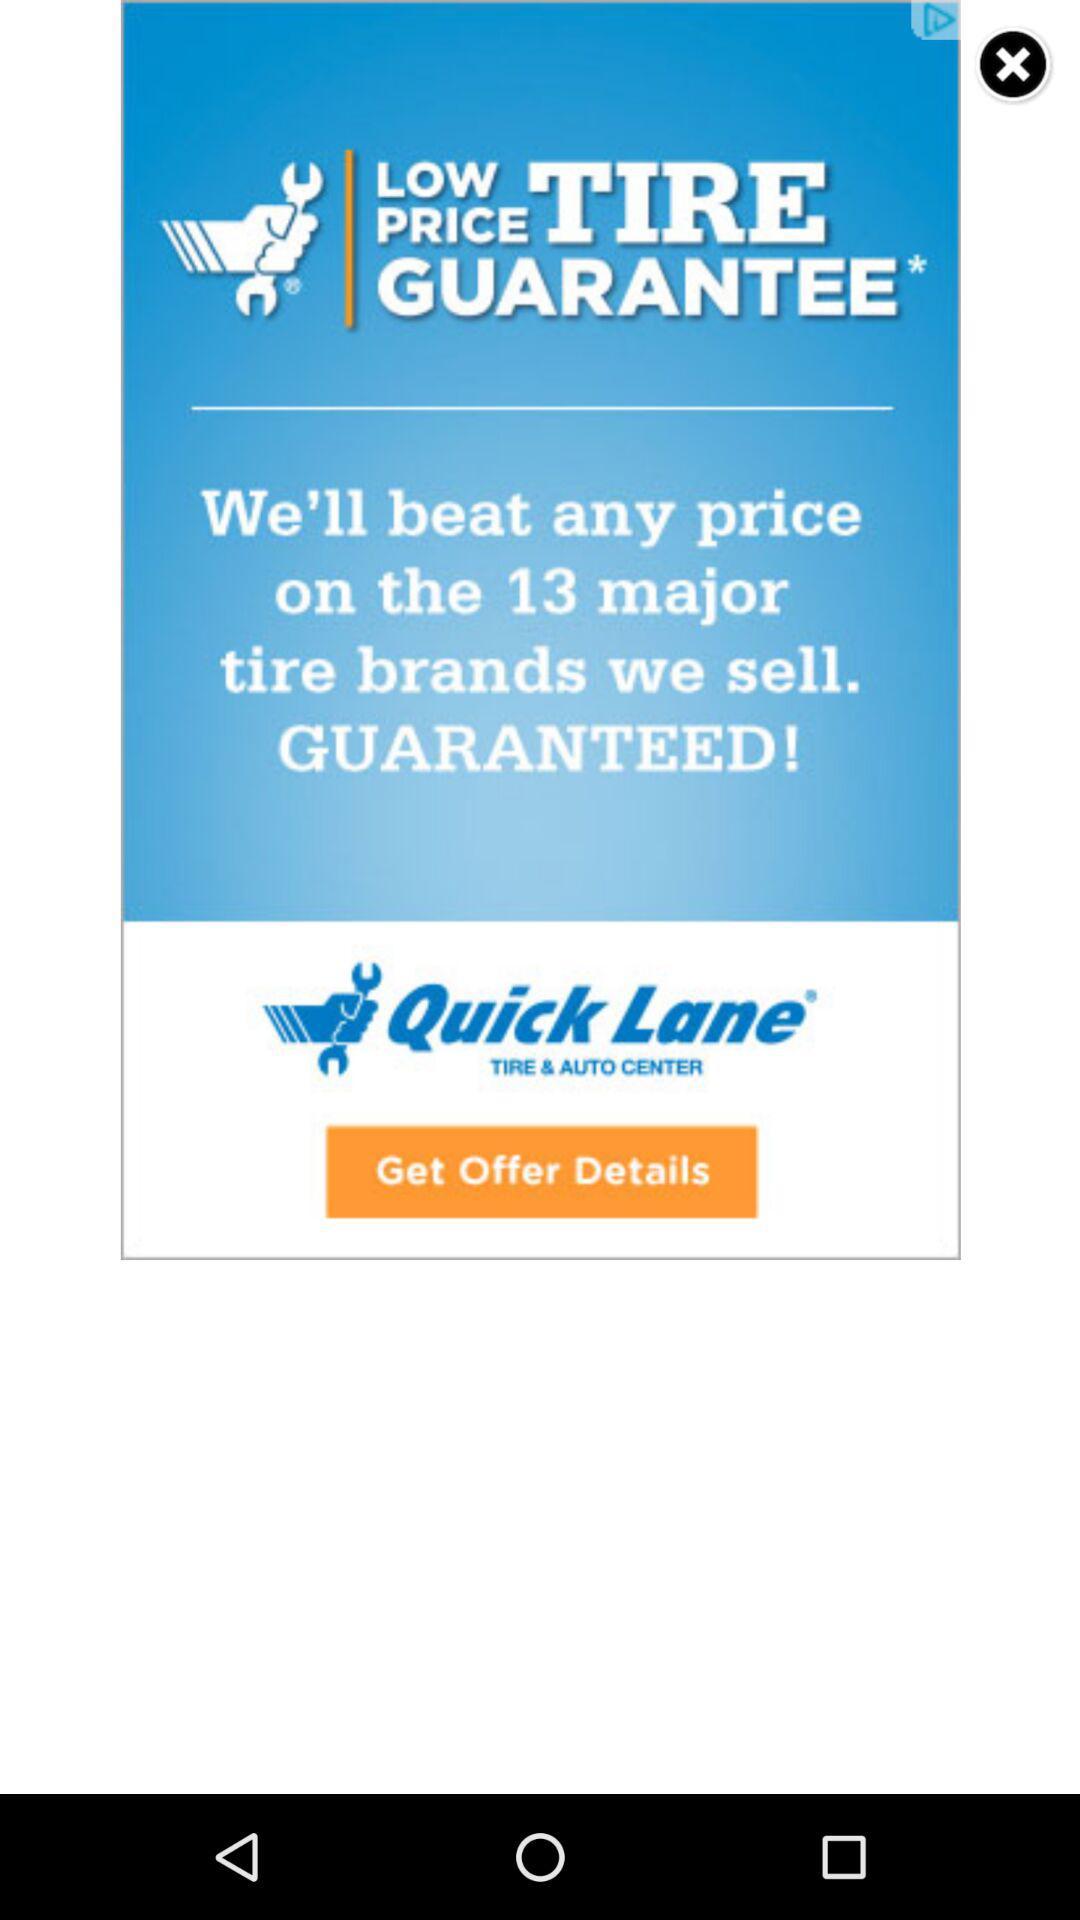 This screenshot has width=1080, height=1920. Describe the element at coordinates (1014, 65) in the screenshot. I see `advertisement` at that location.